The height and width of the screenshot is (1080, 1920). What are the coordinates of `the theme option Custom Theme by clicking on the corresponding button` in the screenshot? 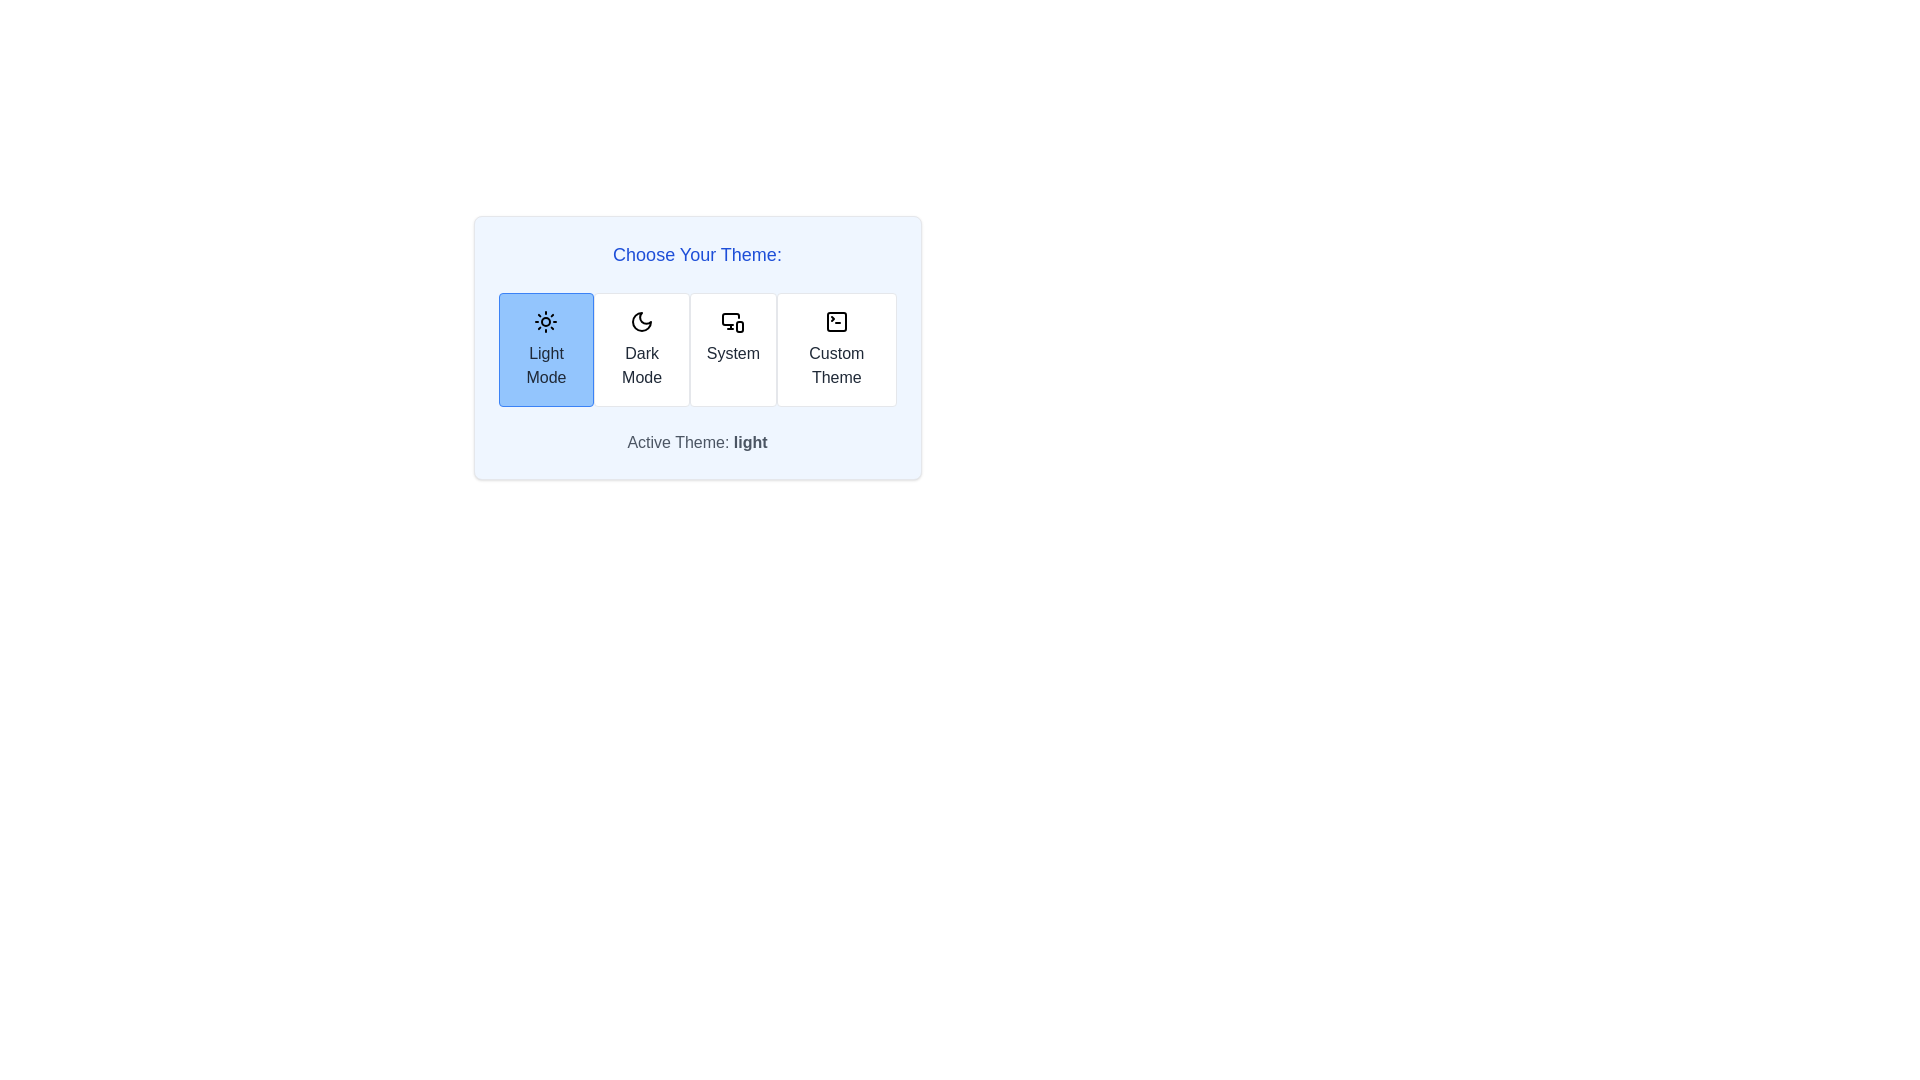 It's located at (836, 349).